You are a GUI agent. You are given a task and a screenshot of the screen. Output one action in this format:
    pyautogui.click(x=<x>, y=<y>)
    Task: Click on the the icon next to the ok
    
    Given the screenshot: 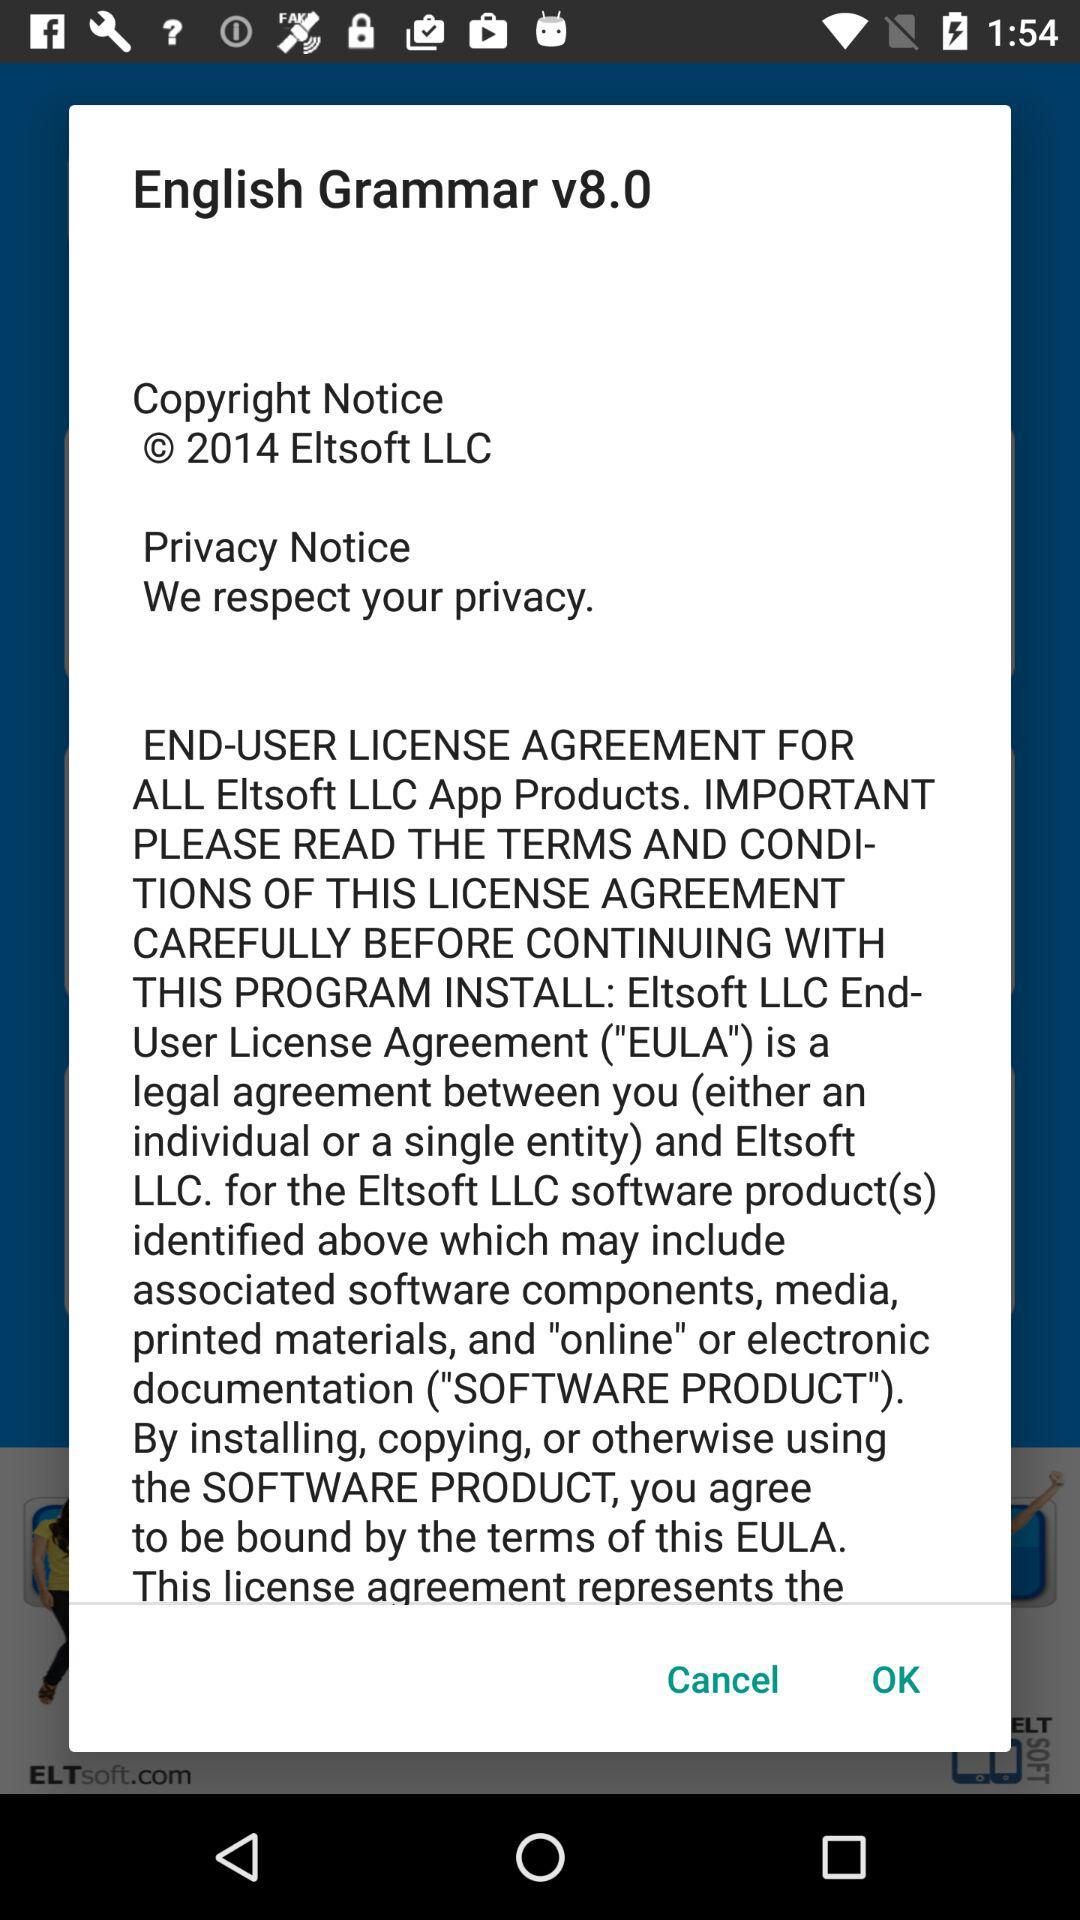 What is the action you would take?
    pyautogui.click(x=723, y=1678)
    